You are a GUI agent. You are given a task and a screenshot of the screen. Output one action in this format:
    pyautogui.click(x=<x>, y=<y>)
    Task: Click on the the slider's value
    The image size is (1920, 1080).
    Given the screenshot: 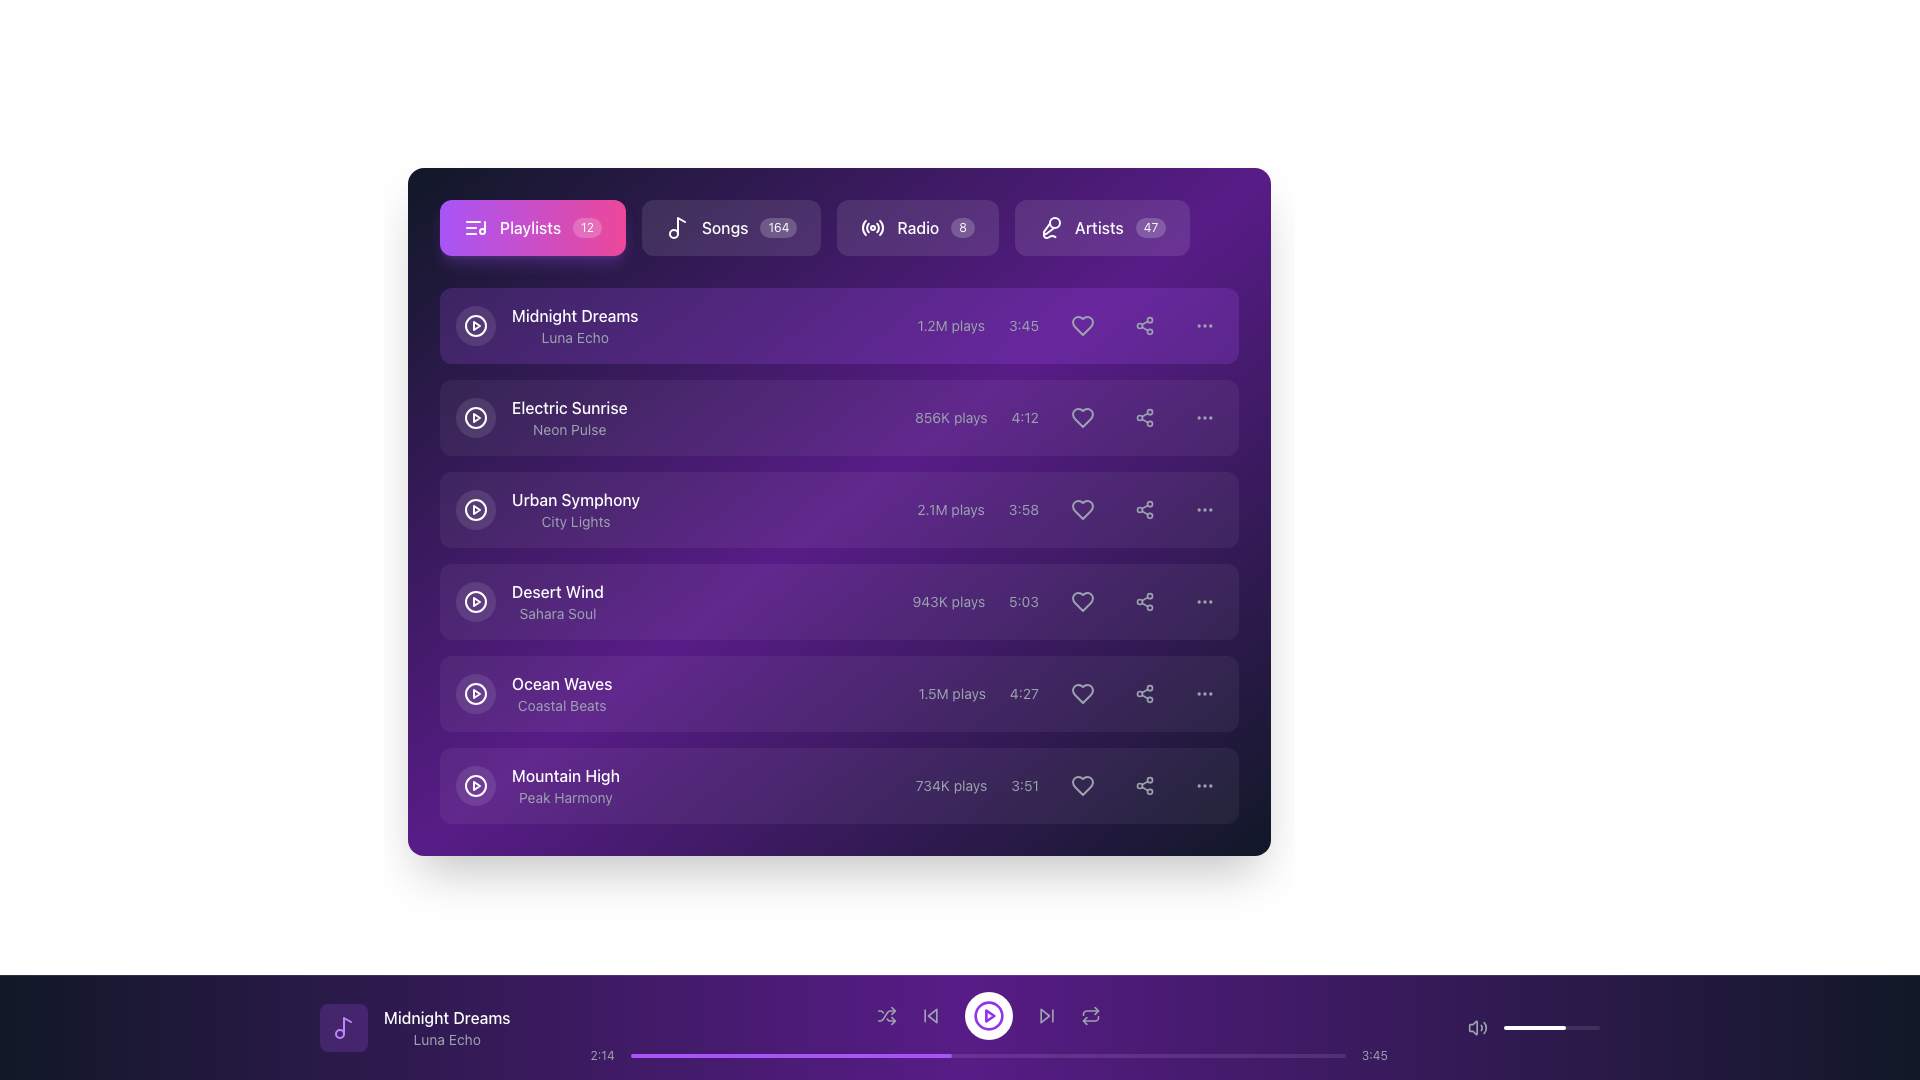 What is the action you would take?
    pyautogui.click(x=1552, y=1028)
    